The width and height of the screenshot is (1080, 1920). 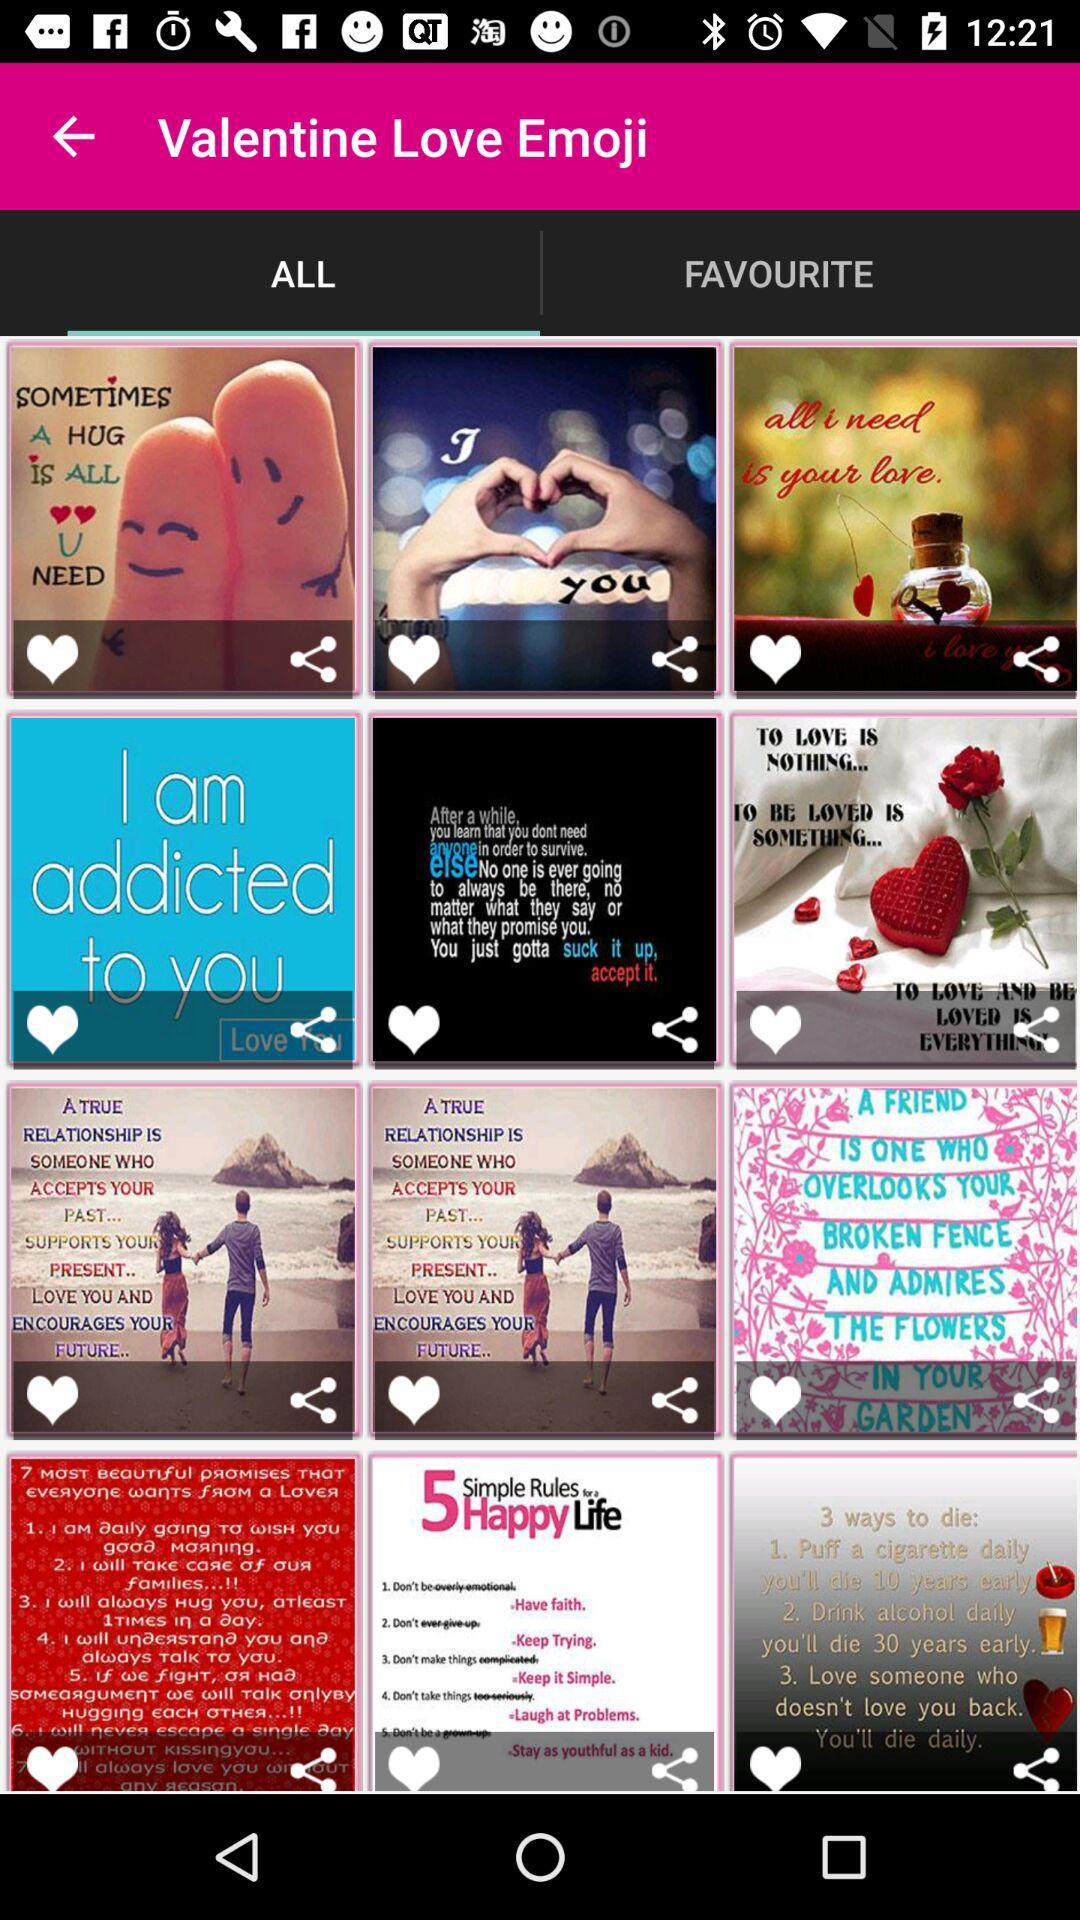 I want to click on share the photo, so click(x=675, y=1029).